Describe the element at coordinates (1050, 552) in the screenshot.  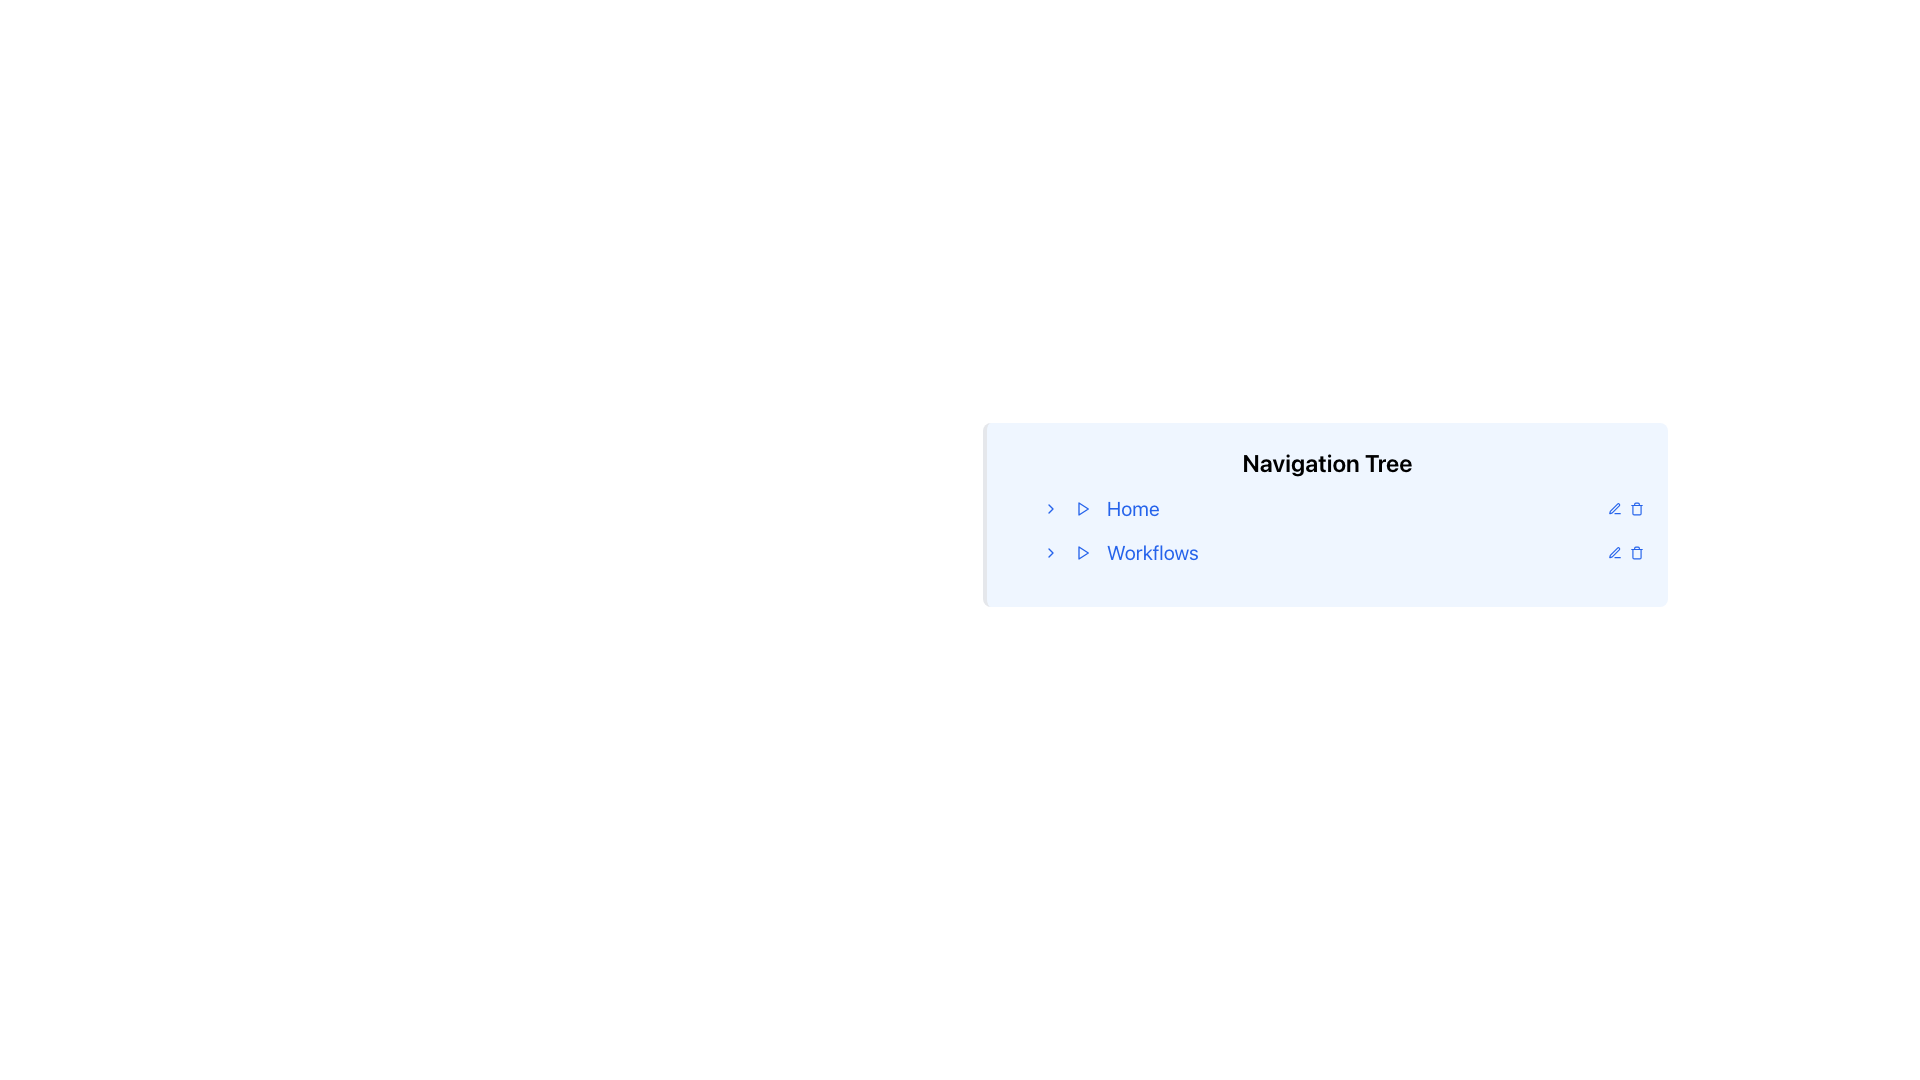
I see `the right-facing chevron icon located before the 'Workflows' text label in the navigation tree` at that location.